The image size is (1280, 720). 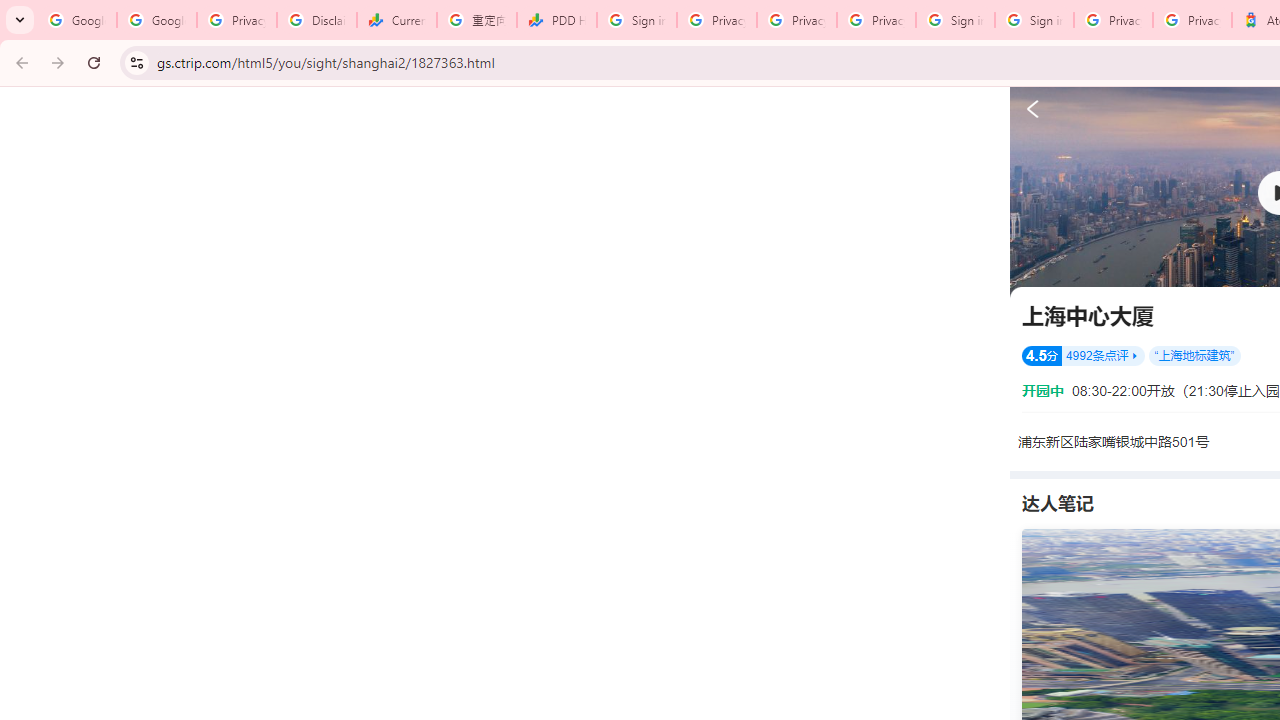 I want to click on 'PDD Holdings Inc - ADR (PDD) Price & News - Google Finance', so click(x=556, y=20).